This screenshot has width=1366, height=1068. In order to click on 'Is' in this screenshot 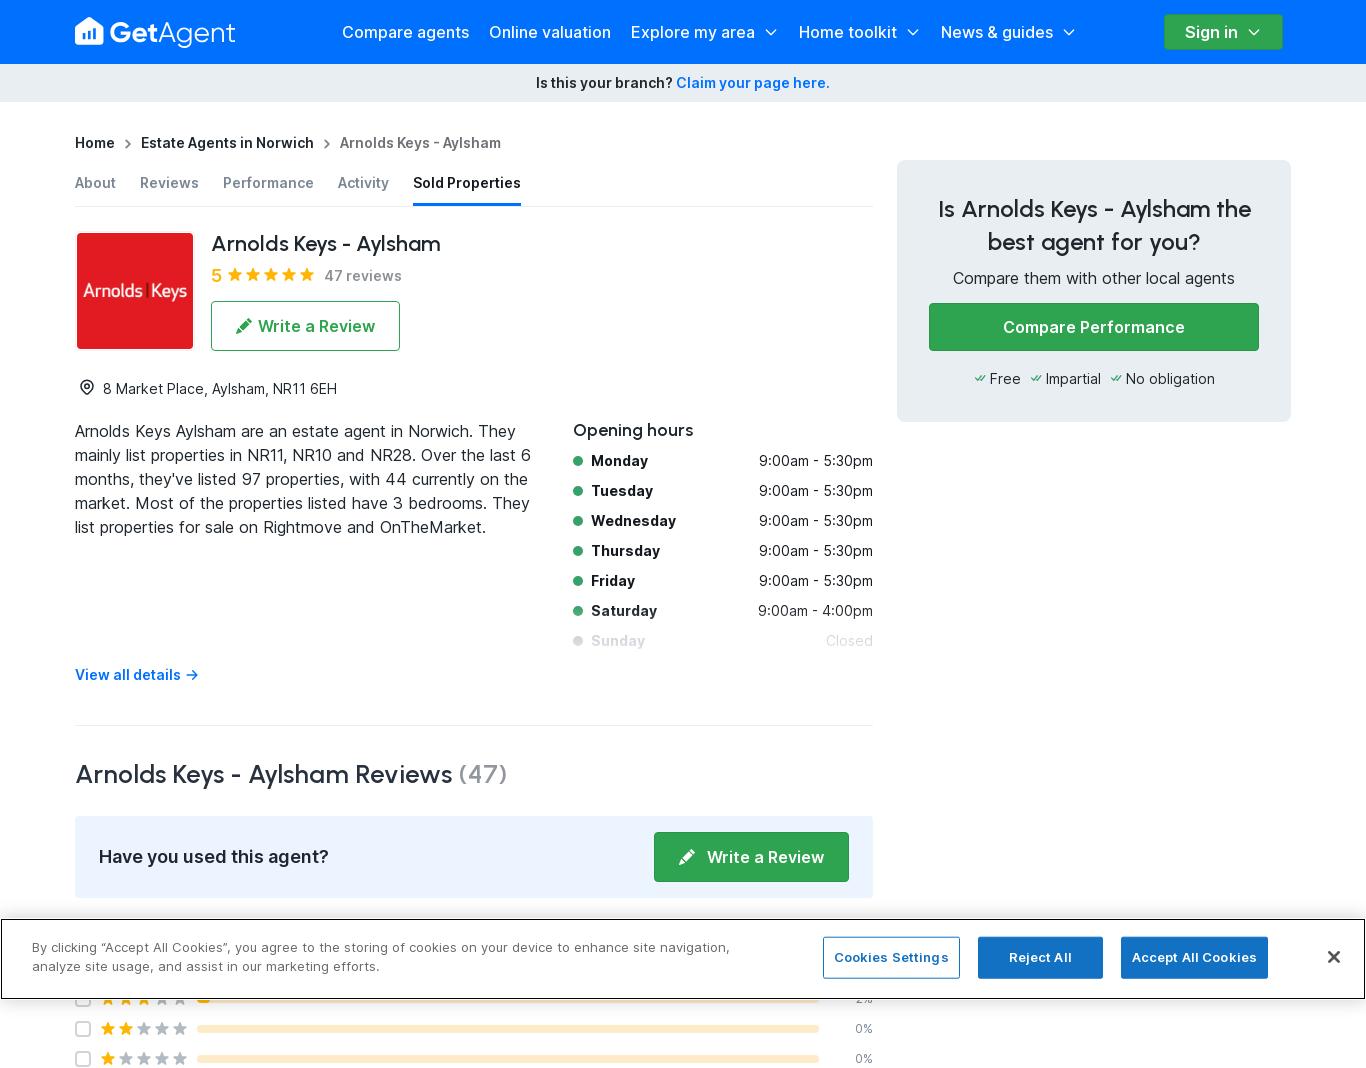, I will do `click(945, 208)`.